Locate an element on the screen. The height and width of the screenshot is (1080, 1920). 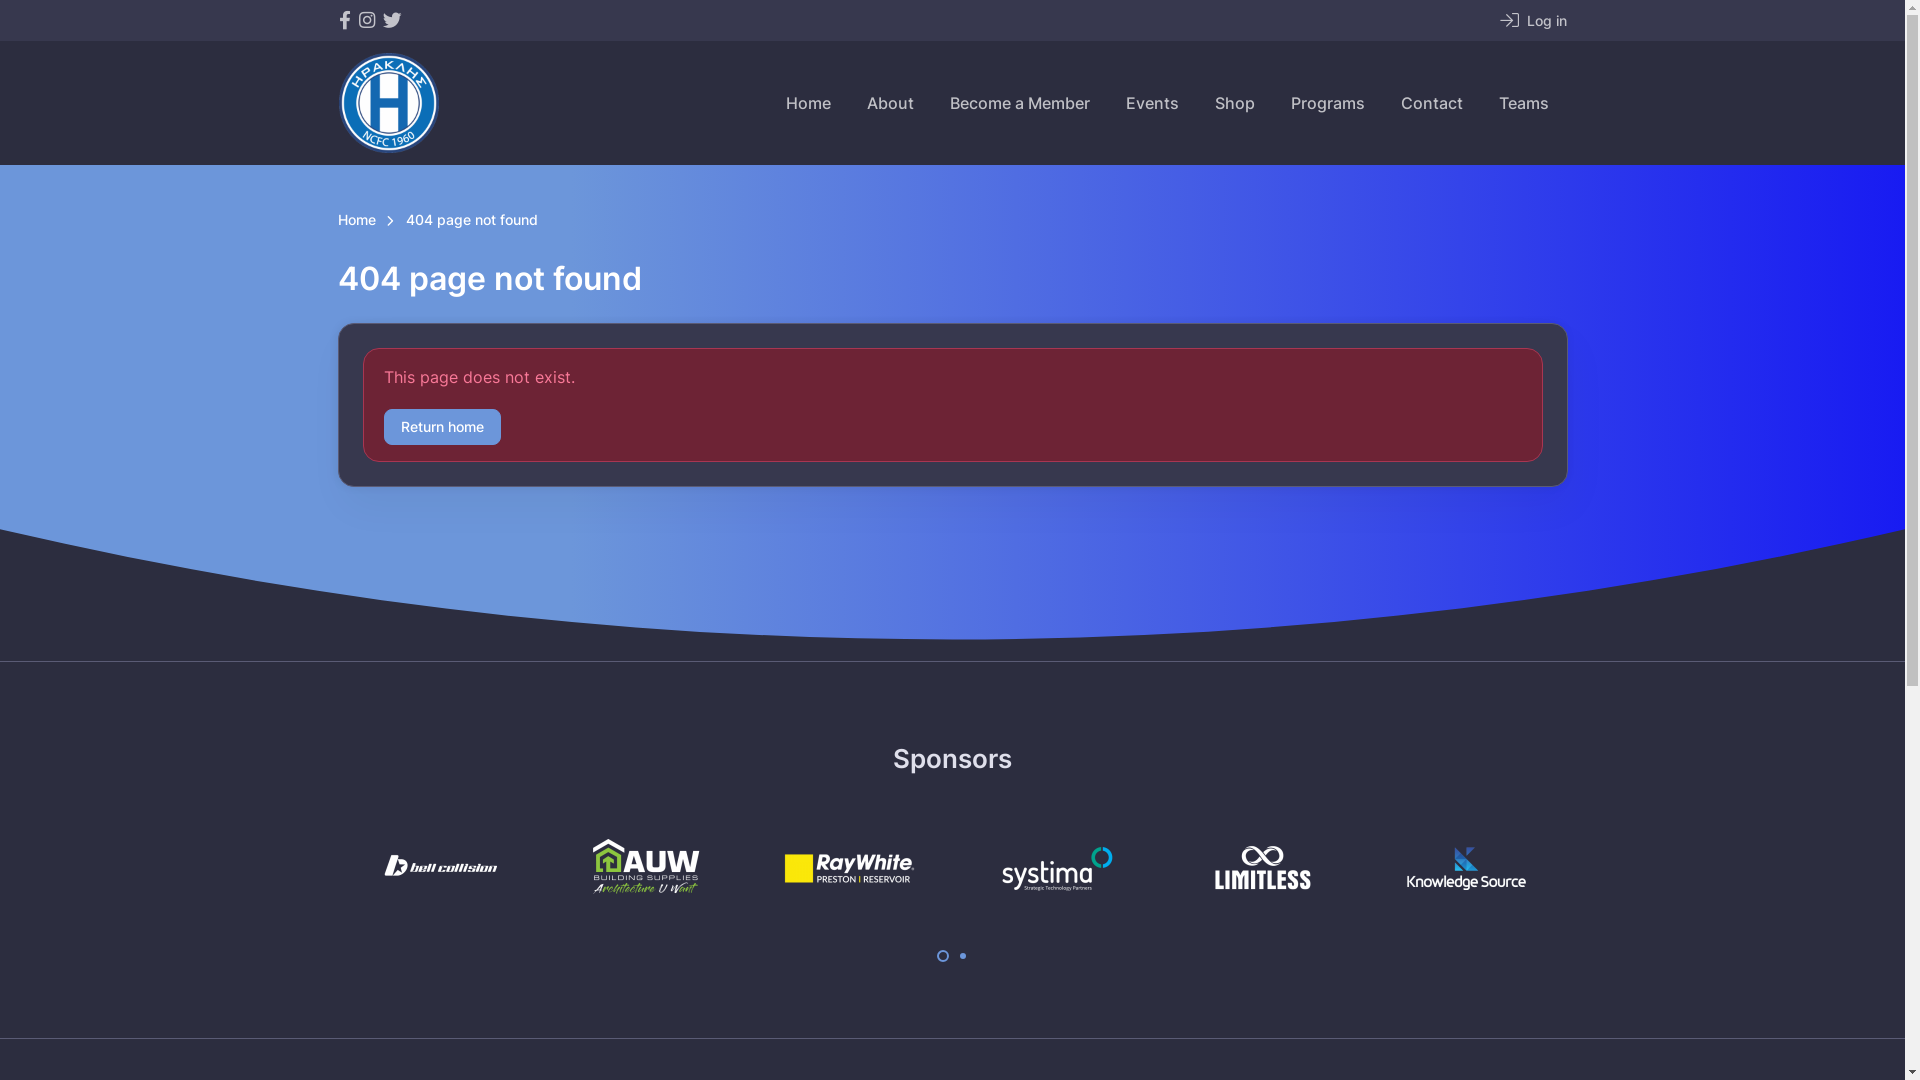
'Northcote City Football Club on Instagram' is located at coordinates (358, 20).